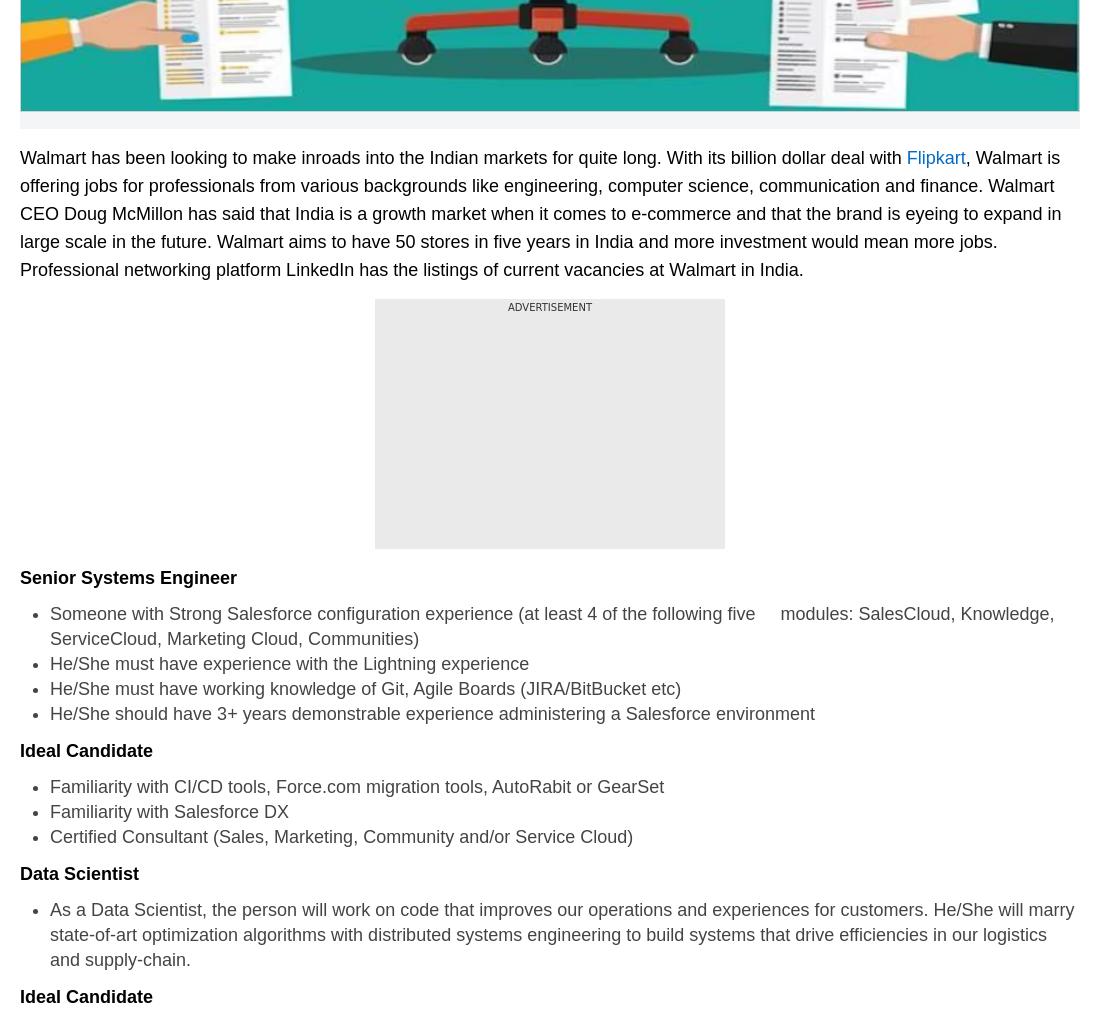 The width and height of the screenshot is (1100, 1015). Describe the element at coordinates (89, 56) in the screenshot. I see `'events'` at that location.